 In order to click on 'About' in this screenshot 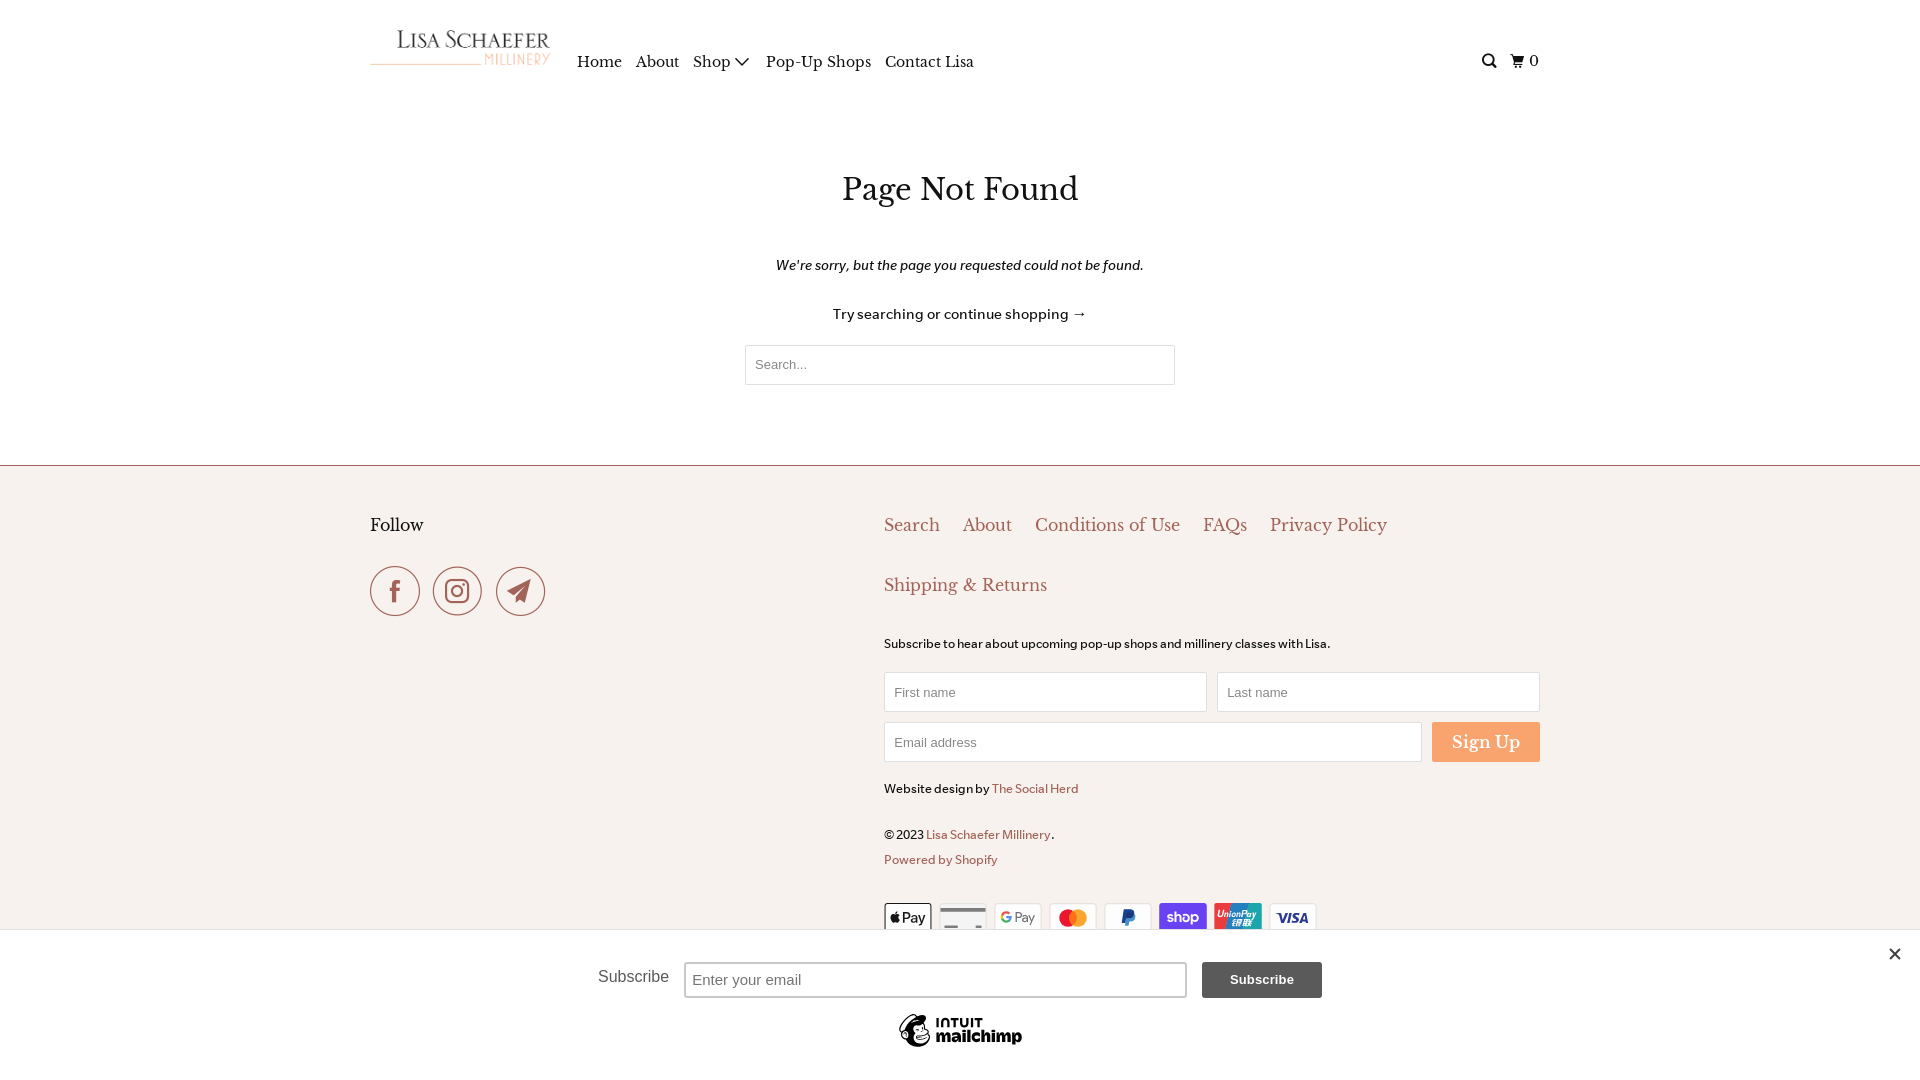, I will do `click(657, 60)`.